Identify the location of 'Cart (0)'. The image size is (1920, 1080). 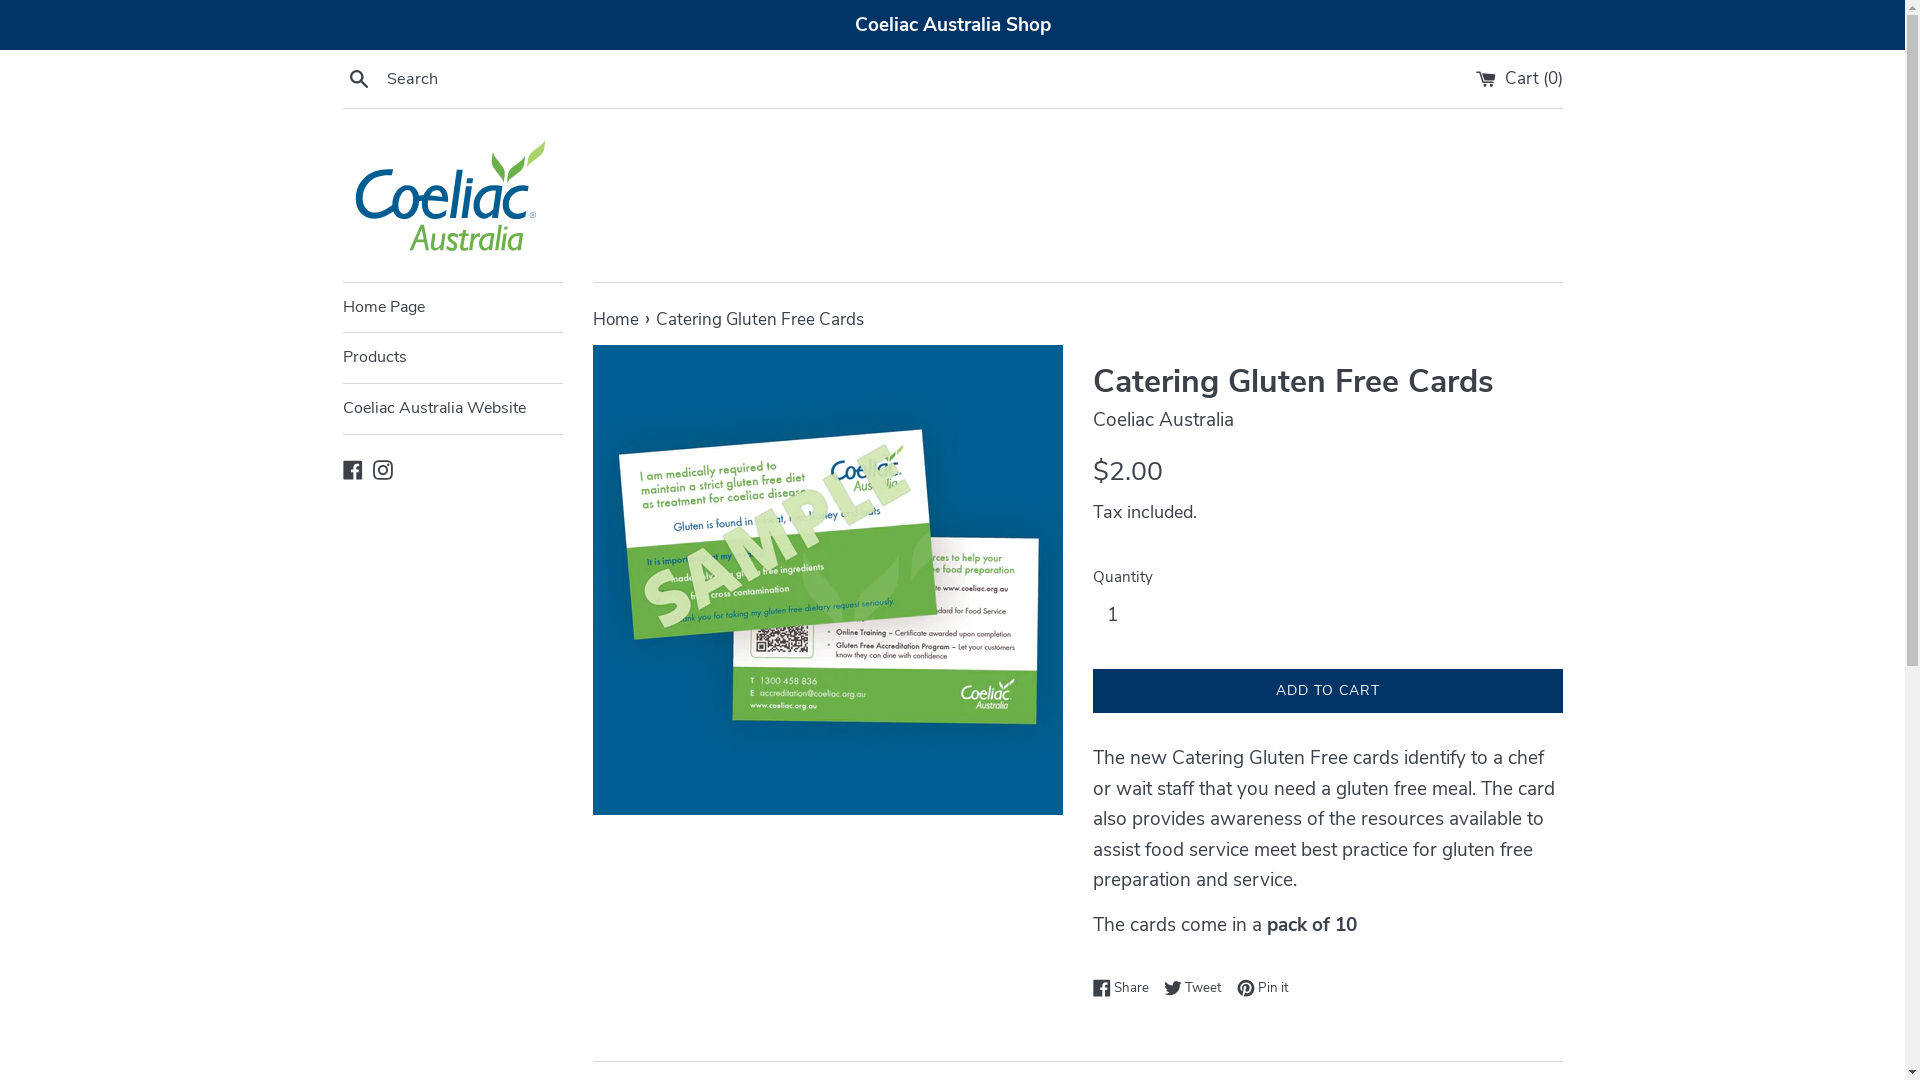
(1519, 77).